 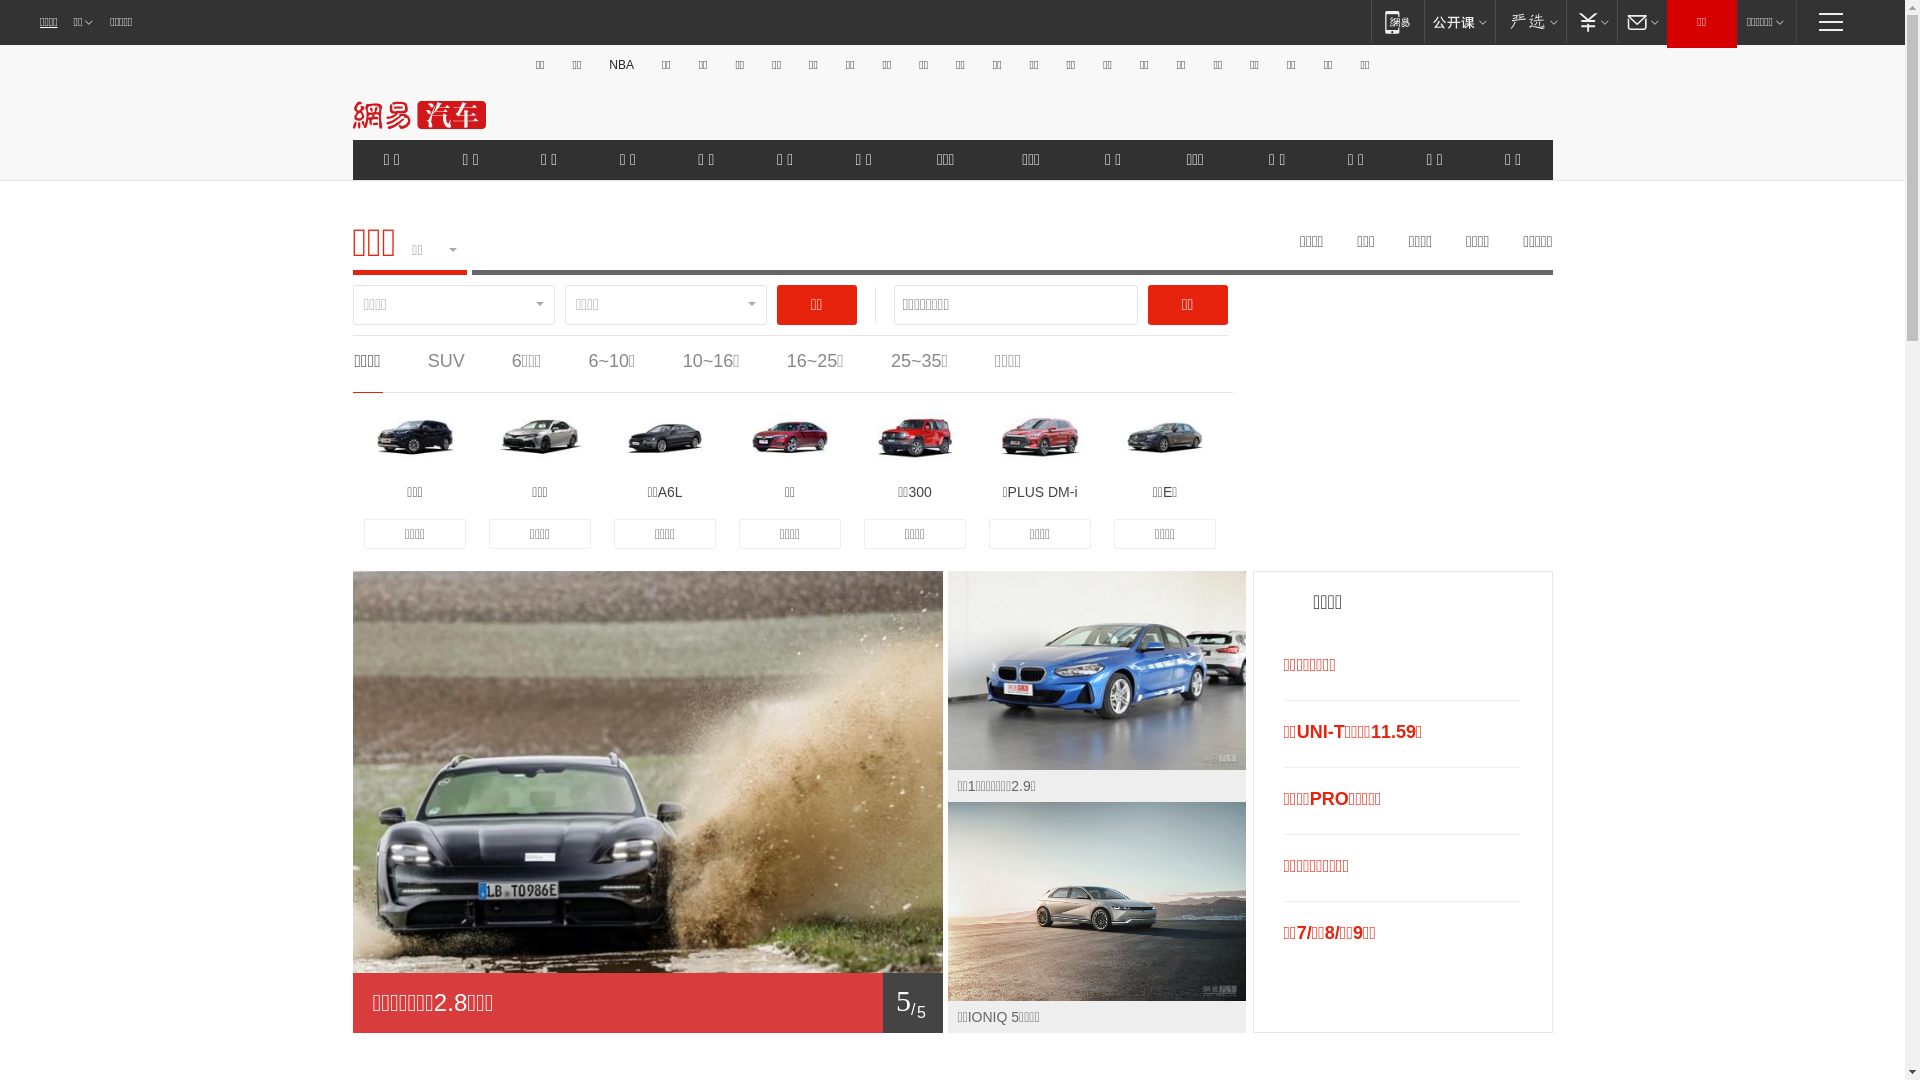 I want to click on '1/ 5', so click(x=647, y=1002).